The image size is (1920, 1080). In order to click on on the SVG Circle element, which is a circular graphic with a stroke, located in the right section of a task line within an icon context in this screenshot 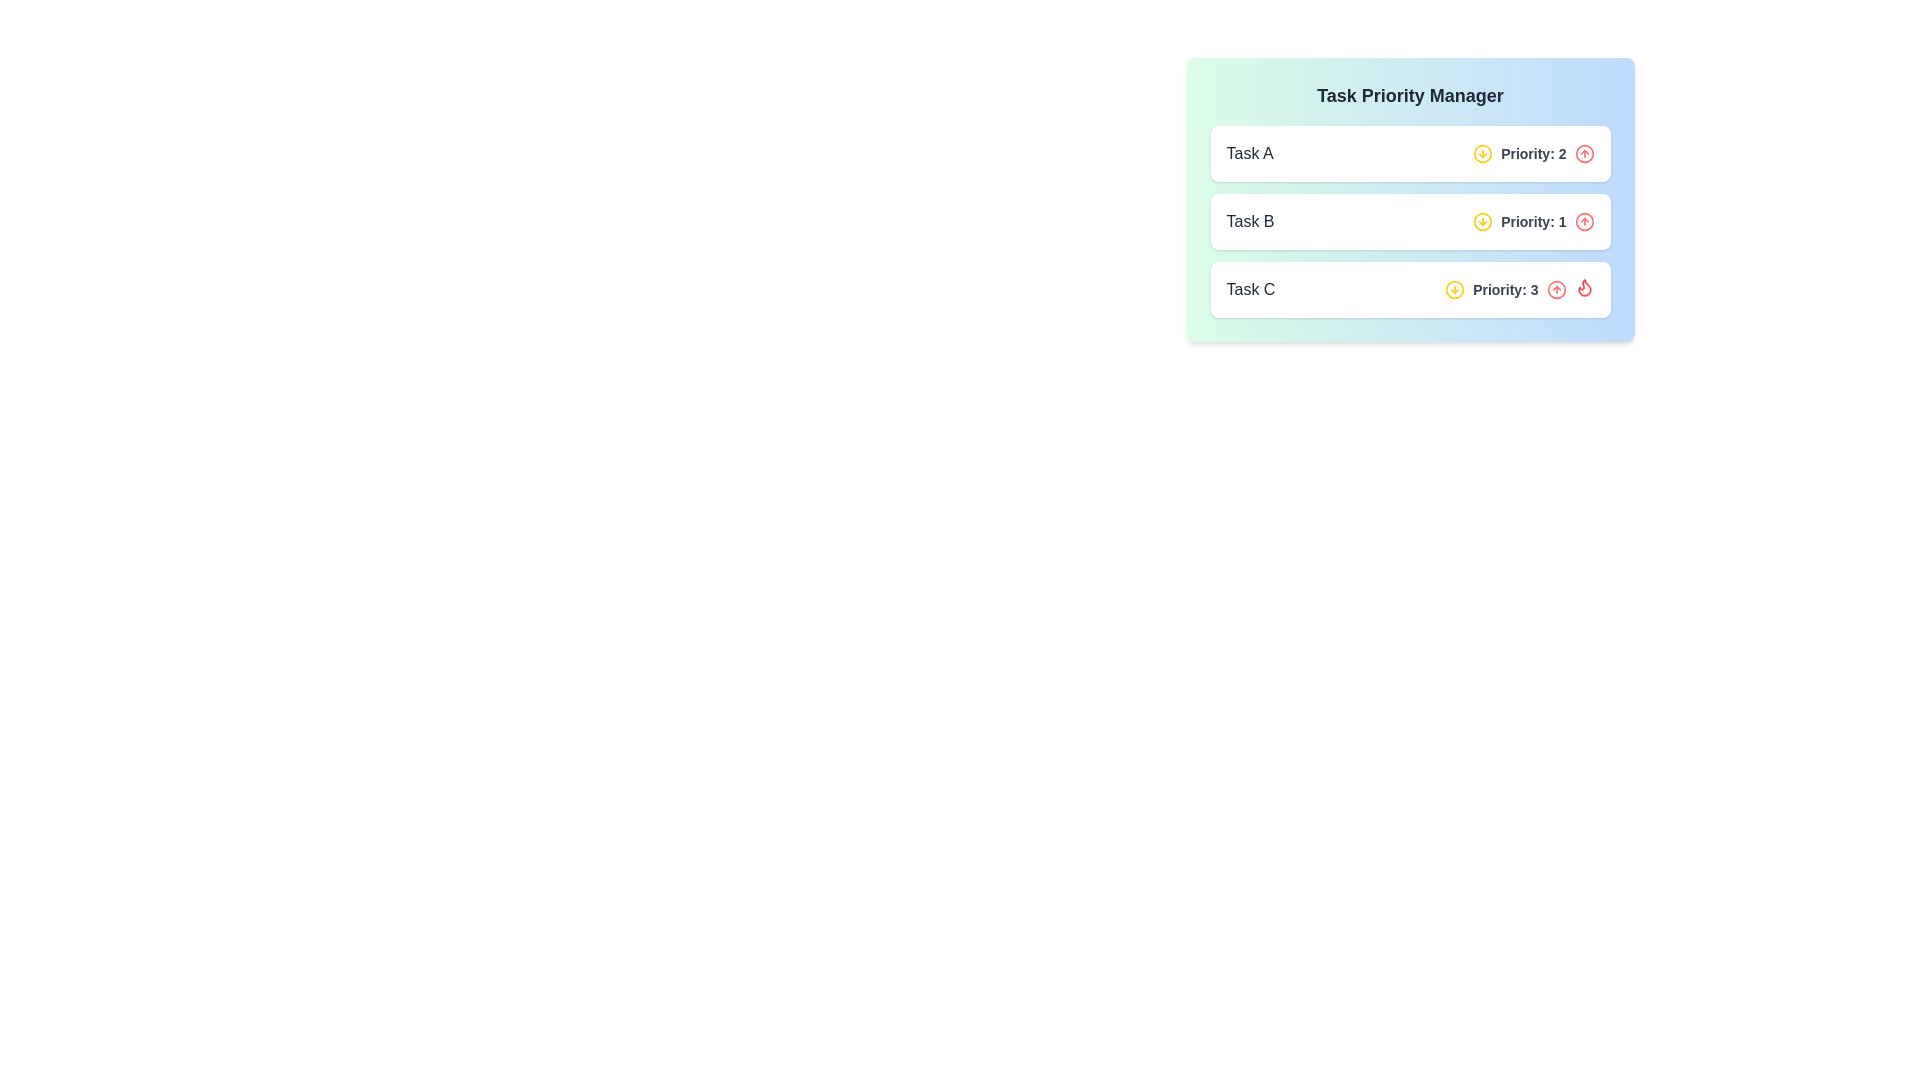, I will do `click(1454, 289)`.